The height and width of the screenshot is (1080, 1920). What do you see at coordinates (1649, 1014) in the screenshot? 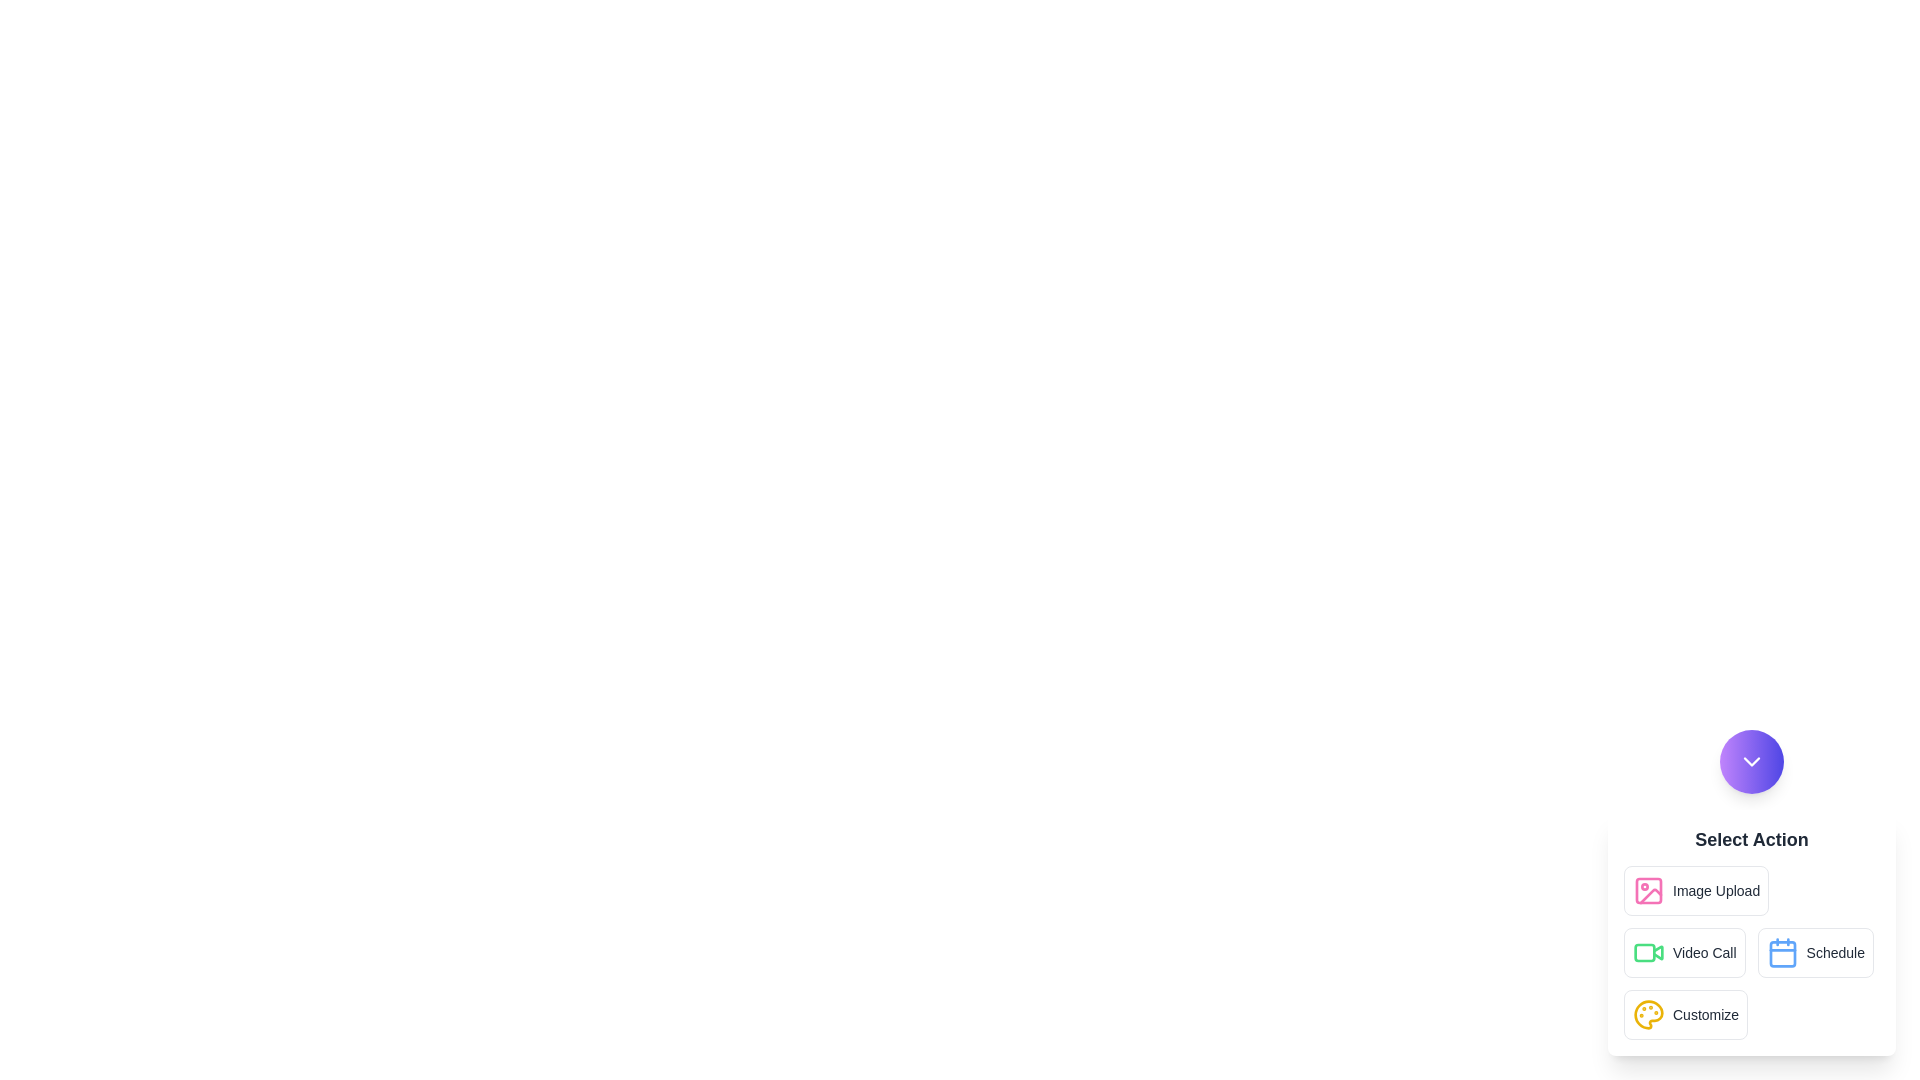
I see `the circular palette icon with smaller circular shapes representing paint colors, located next to the 'Customize' text at the bottom of a vertical list of options` at bounding box center [1649, 1014].